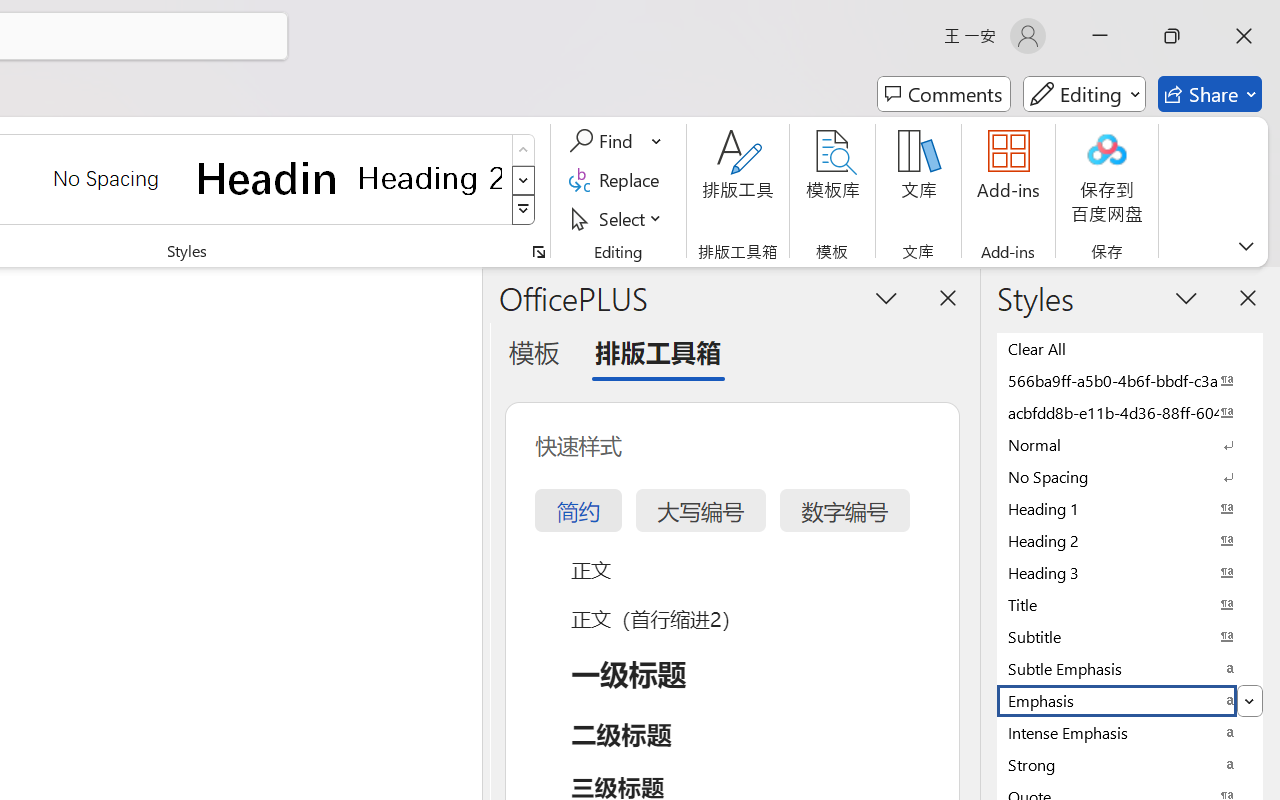 Image resolution: width=1280 pixels, height=800 pixels. What do you see at coordinates (1130, 379) in the screenshot?
I see `'566ba9ff-a5b0-4b6f-bbdf-c3ab41993fc2'` at bounding box center [1130, 379].